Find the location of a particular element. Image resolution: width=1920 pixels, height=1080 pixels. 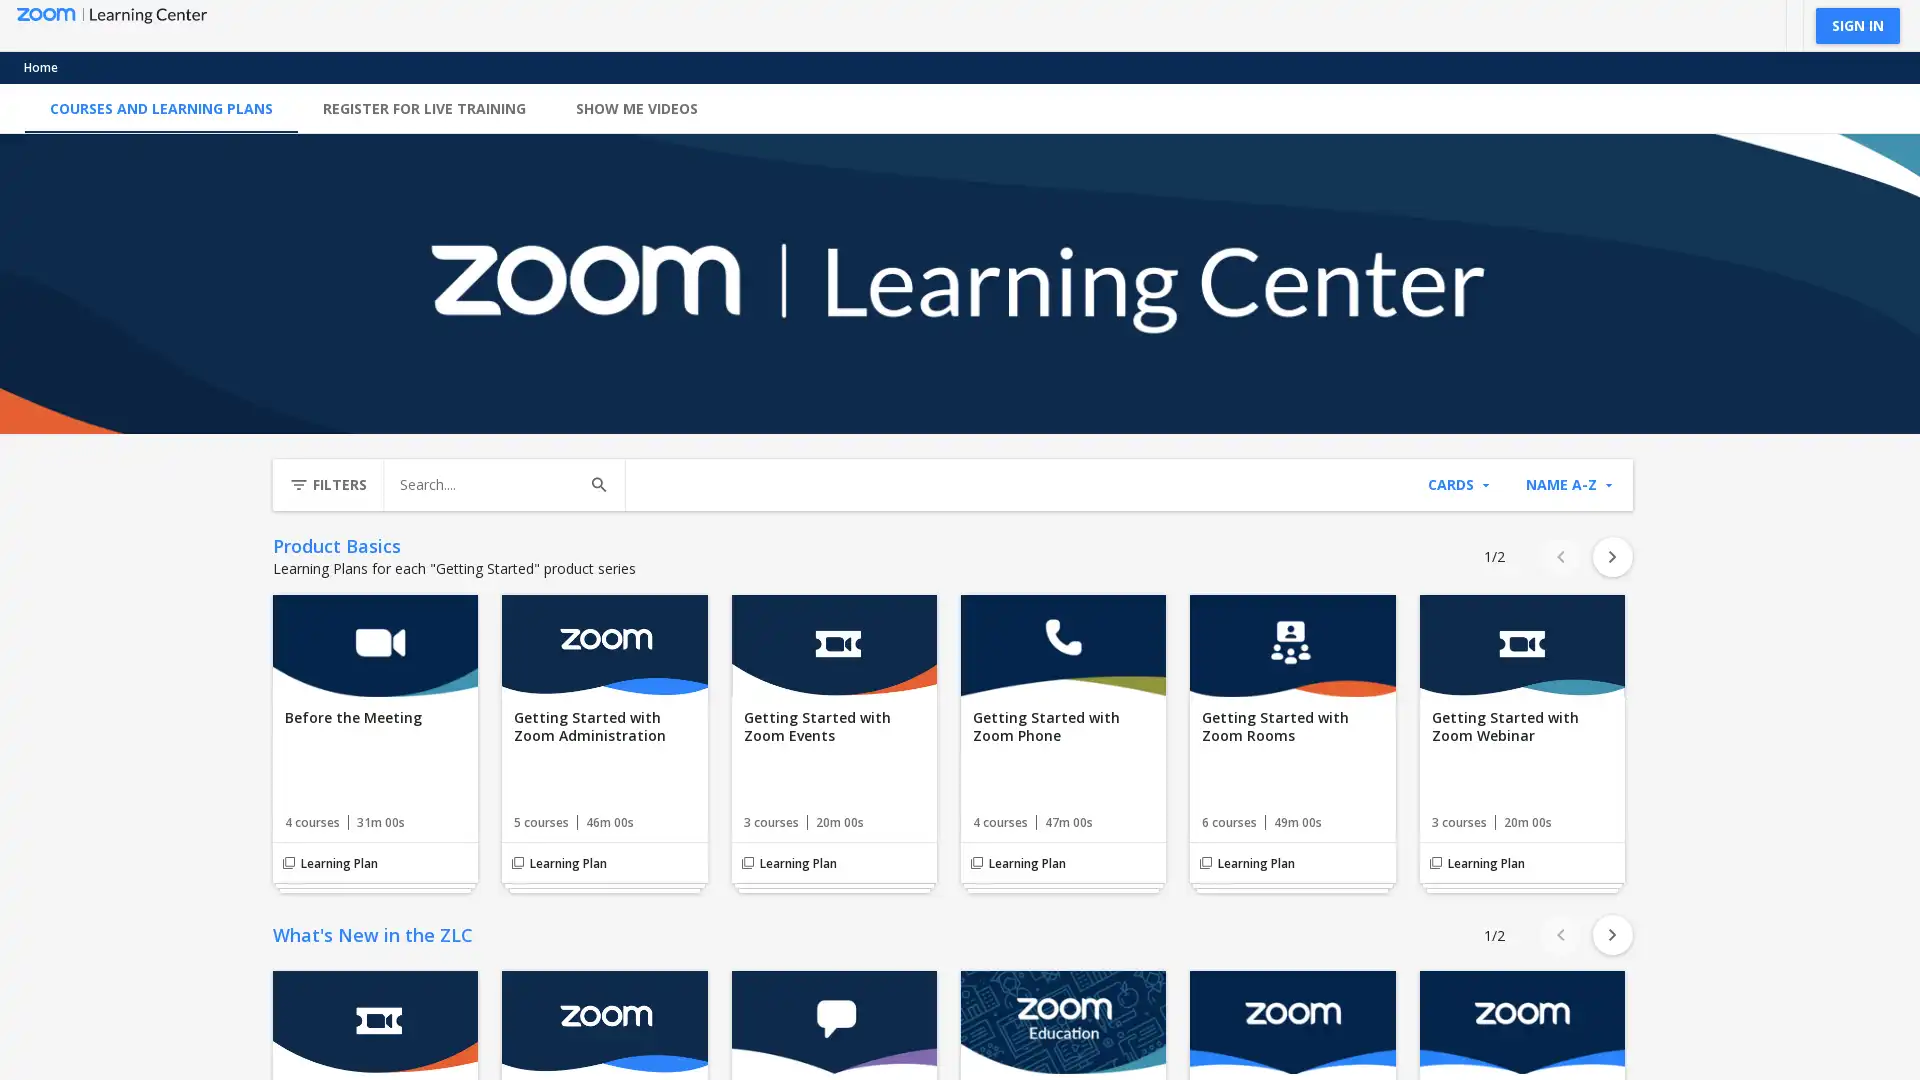

Search is located at coordinates (598, 485).